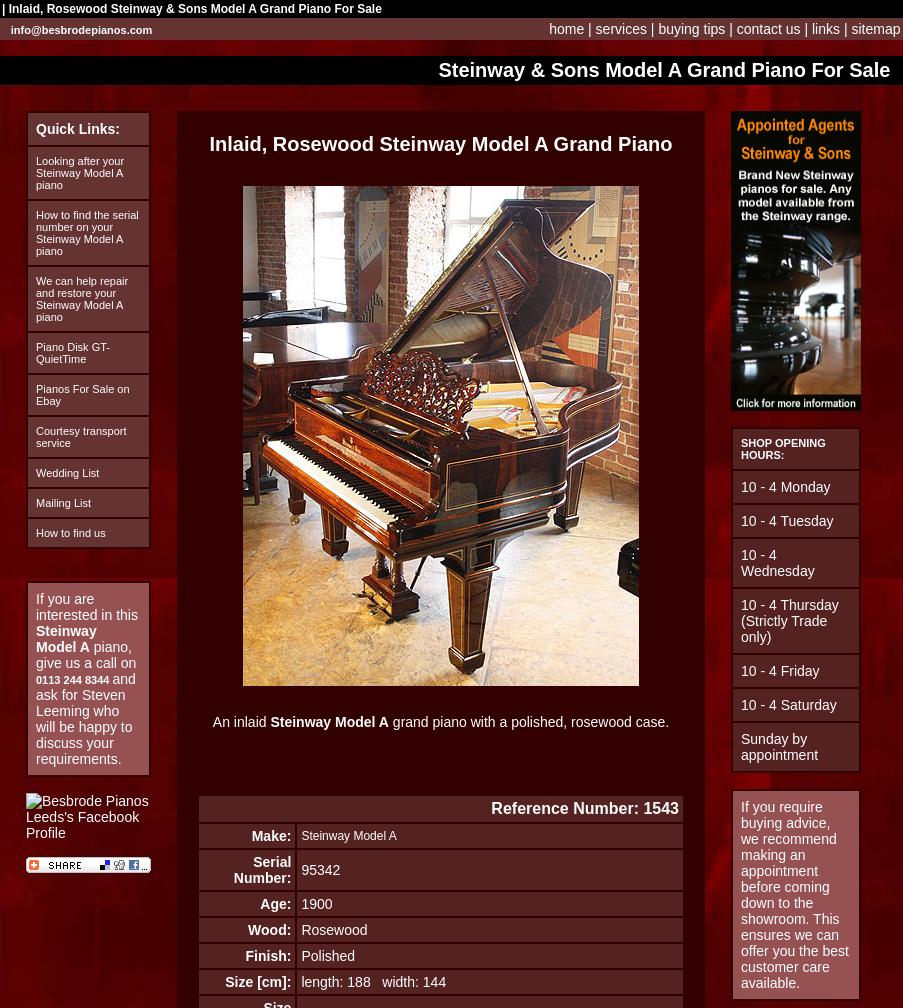 The image size is (903, 1008). I want to click on 'Looking after your Steinway Model A piano', so click(35, 172).